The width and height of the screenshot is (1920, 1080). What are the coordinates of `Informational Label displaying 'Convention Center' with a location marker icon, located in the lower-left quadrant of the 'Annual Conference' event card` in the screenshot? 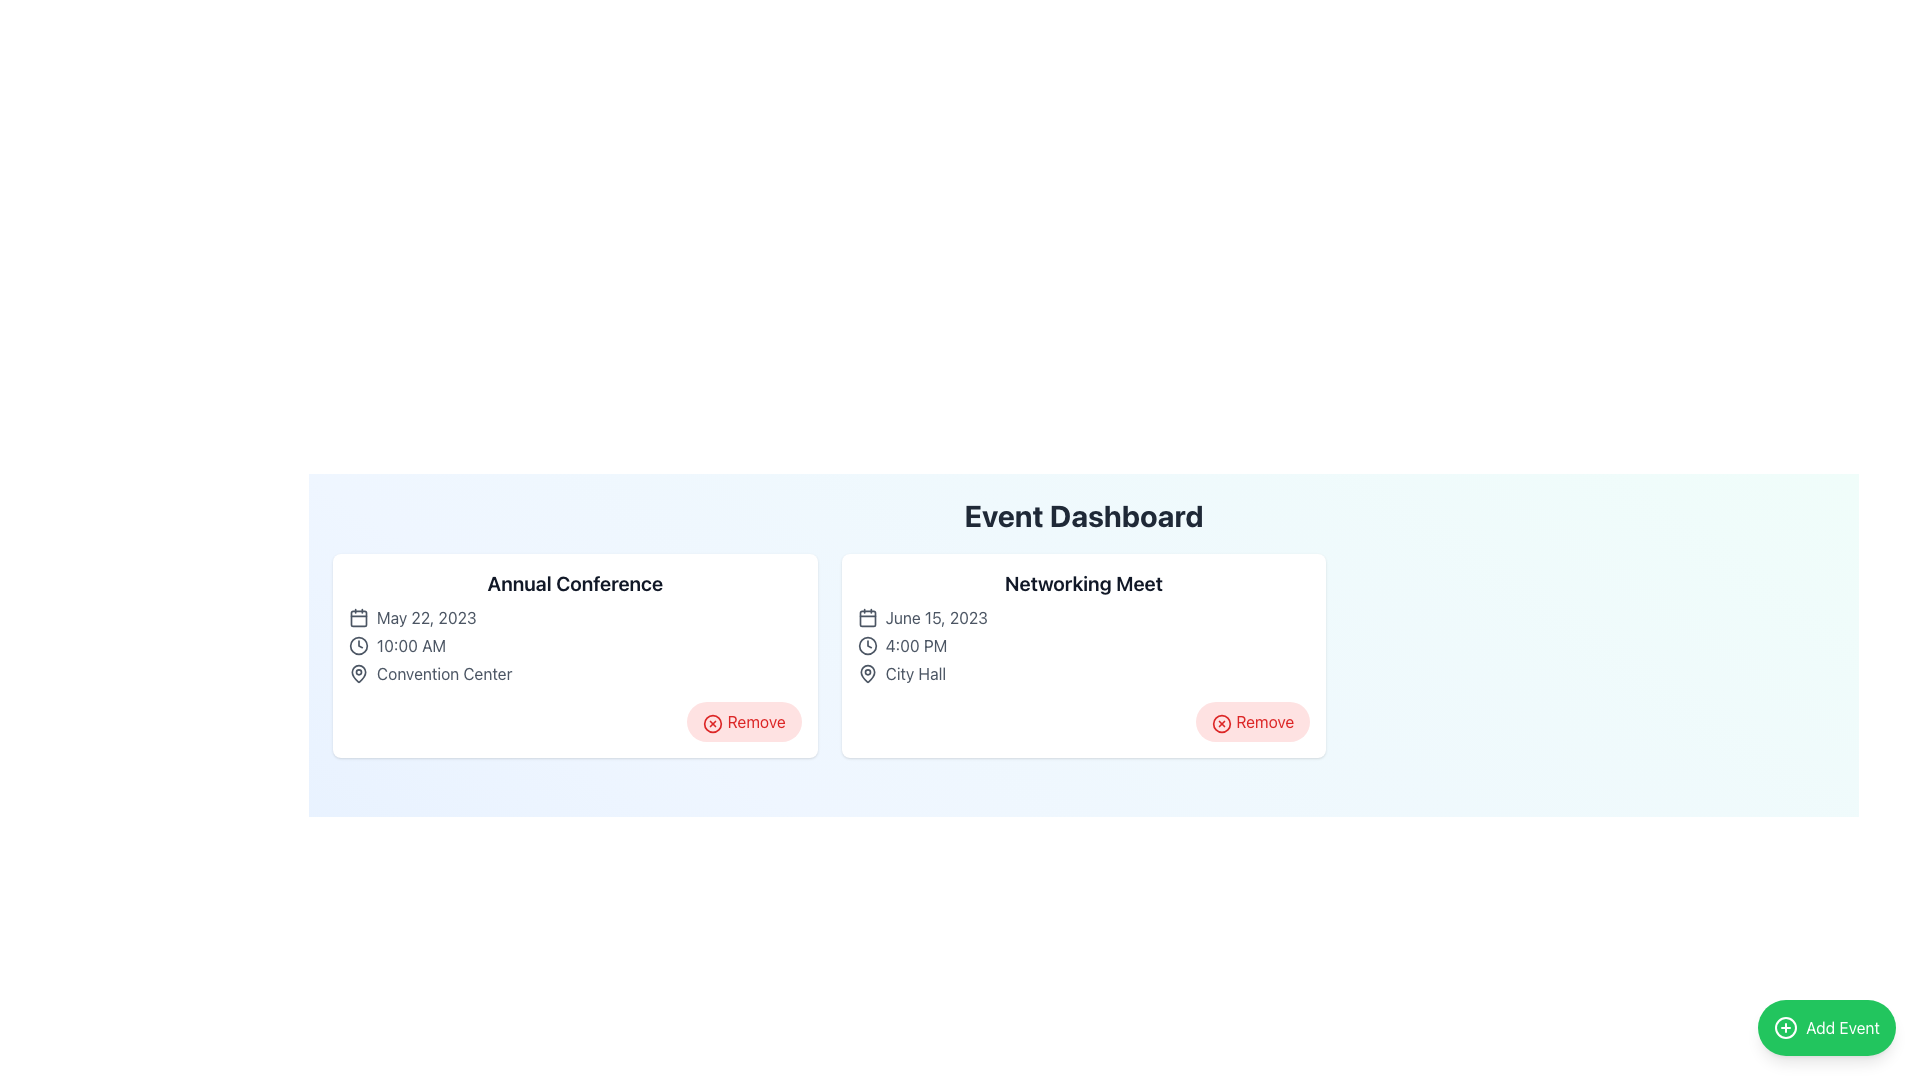 It's located at (574, 674).